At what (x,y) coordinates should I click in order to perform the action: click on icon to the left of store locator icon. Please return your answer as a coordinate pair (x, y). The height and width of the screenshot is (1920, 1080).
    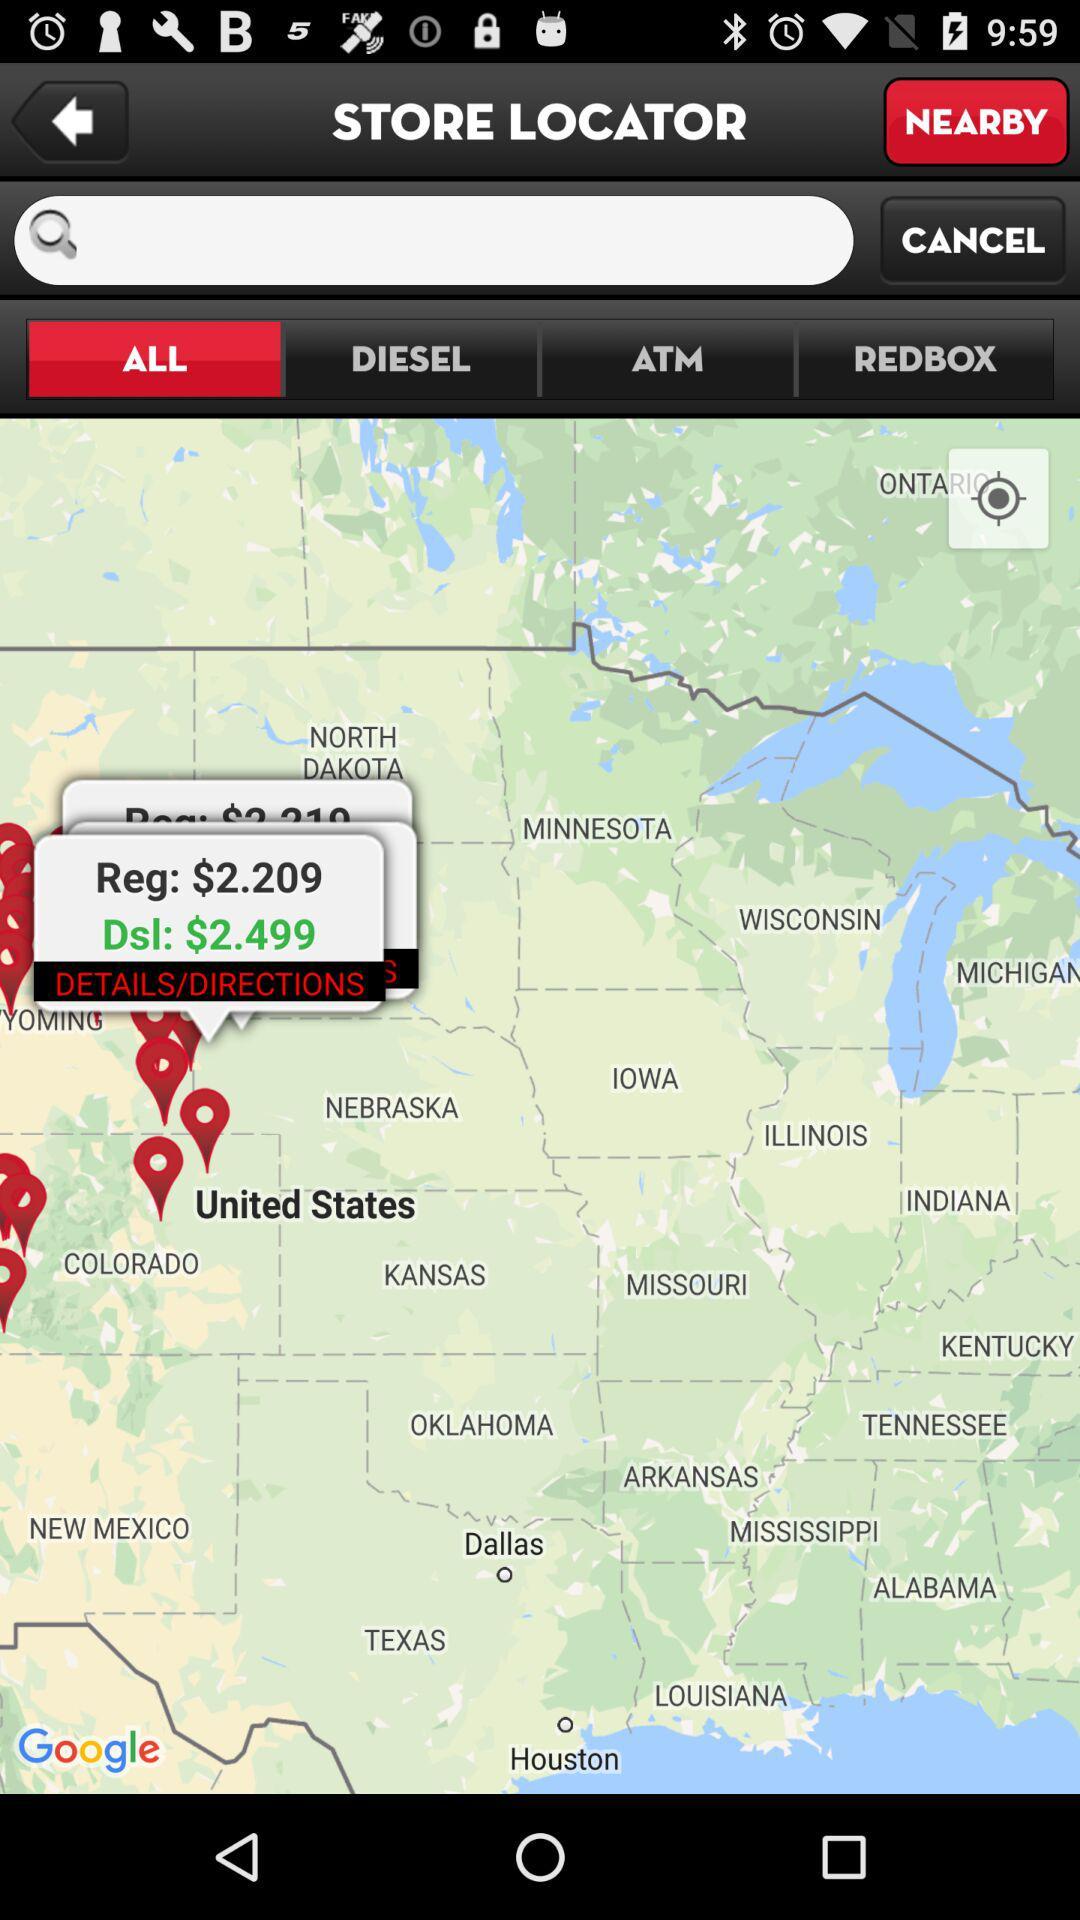
    Looking at the image, I should click on (68, 121).